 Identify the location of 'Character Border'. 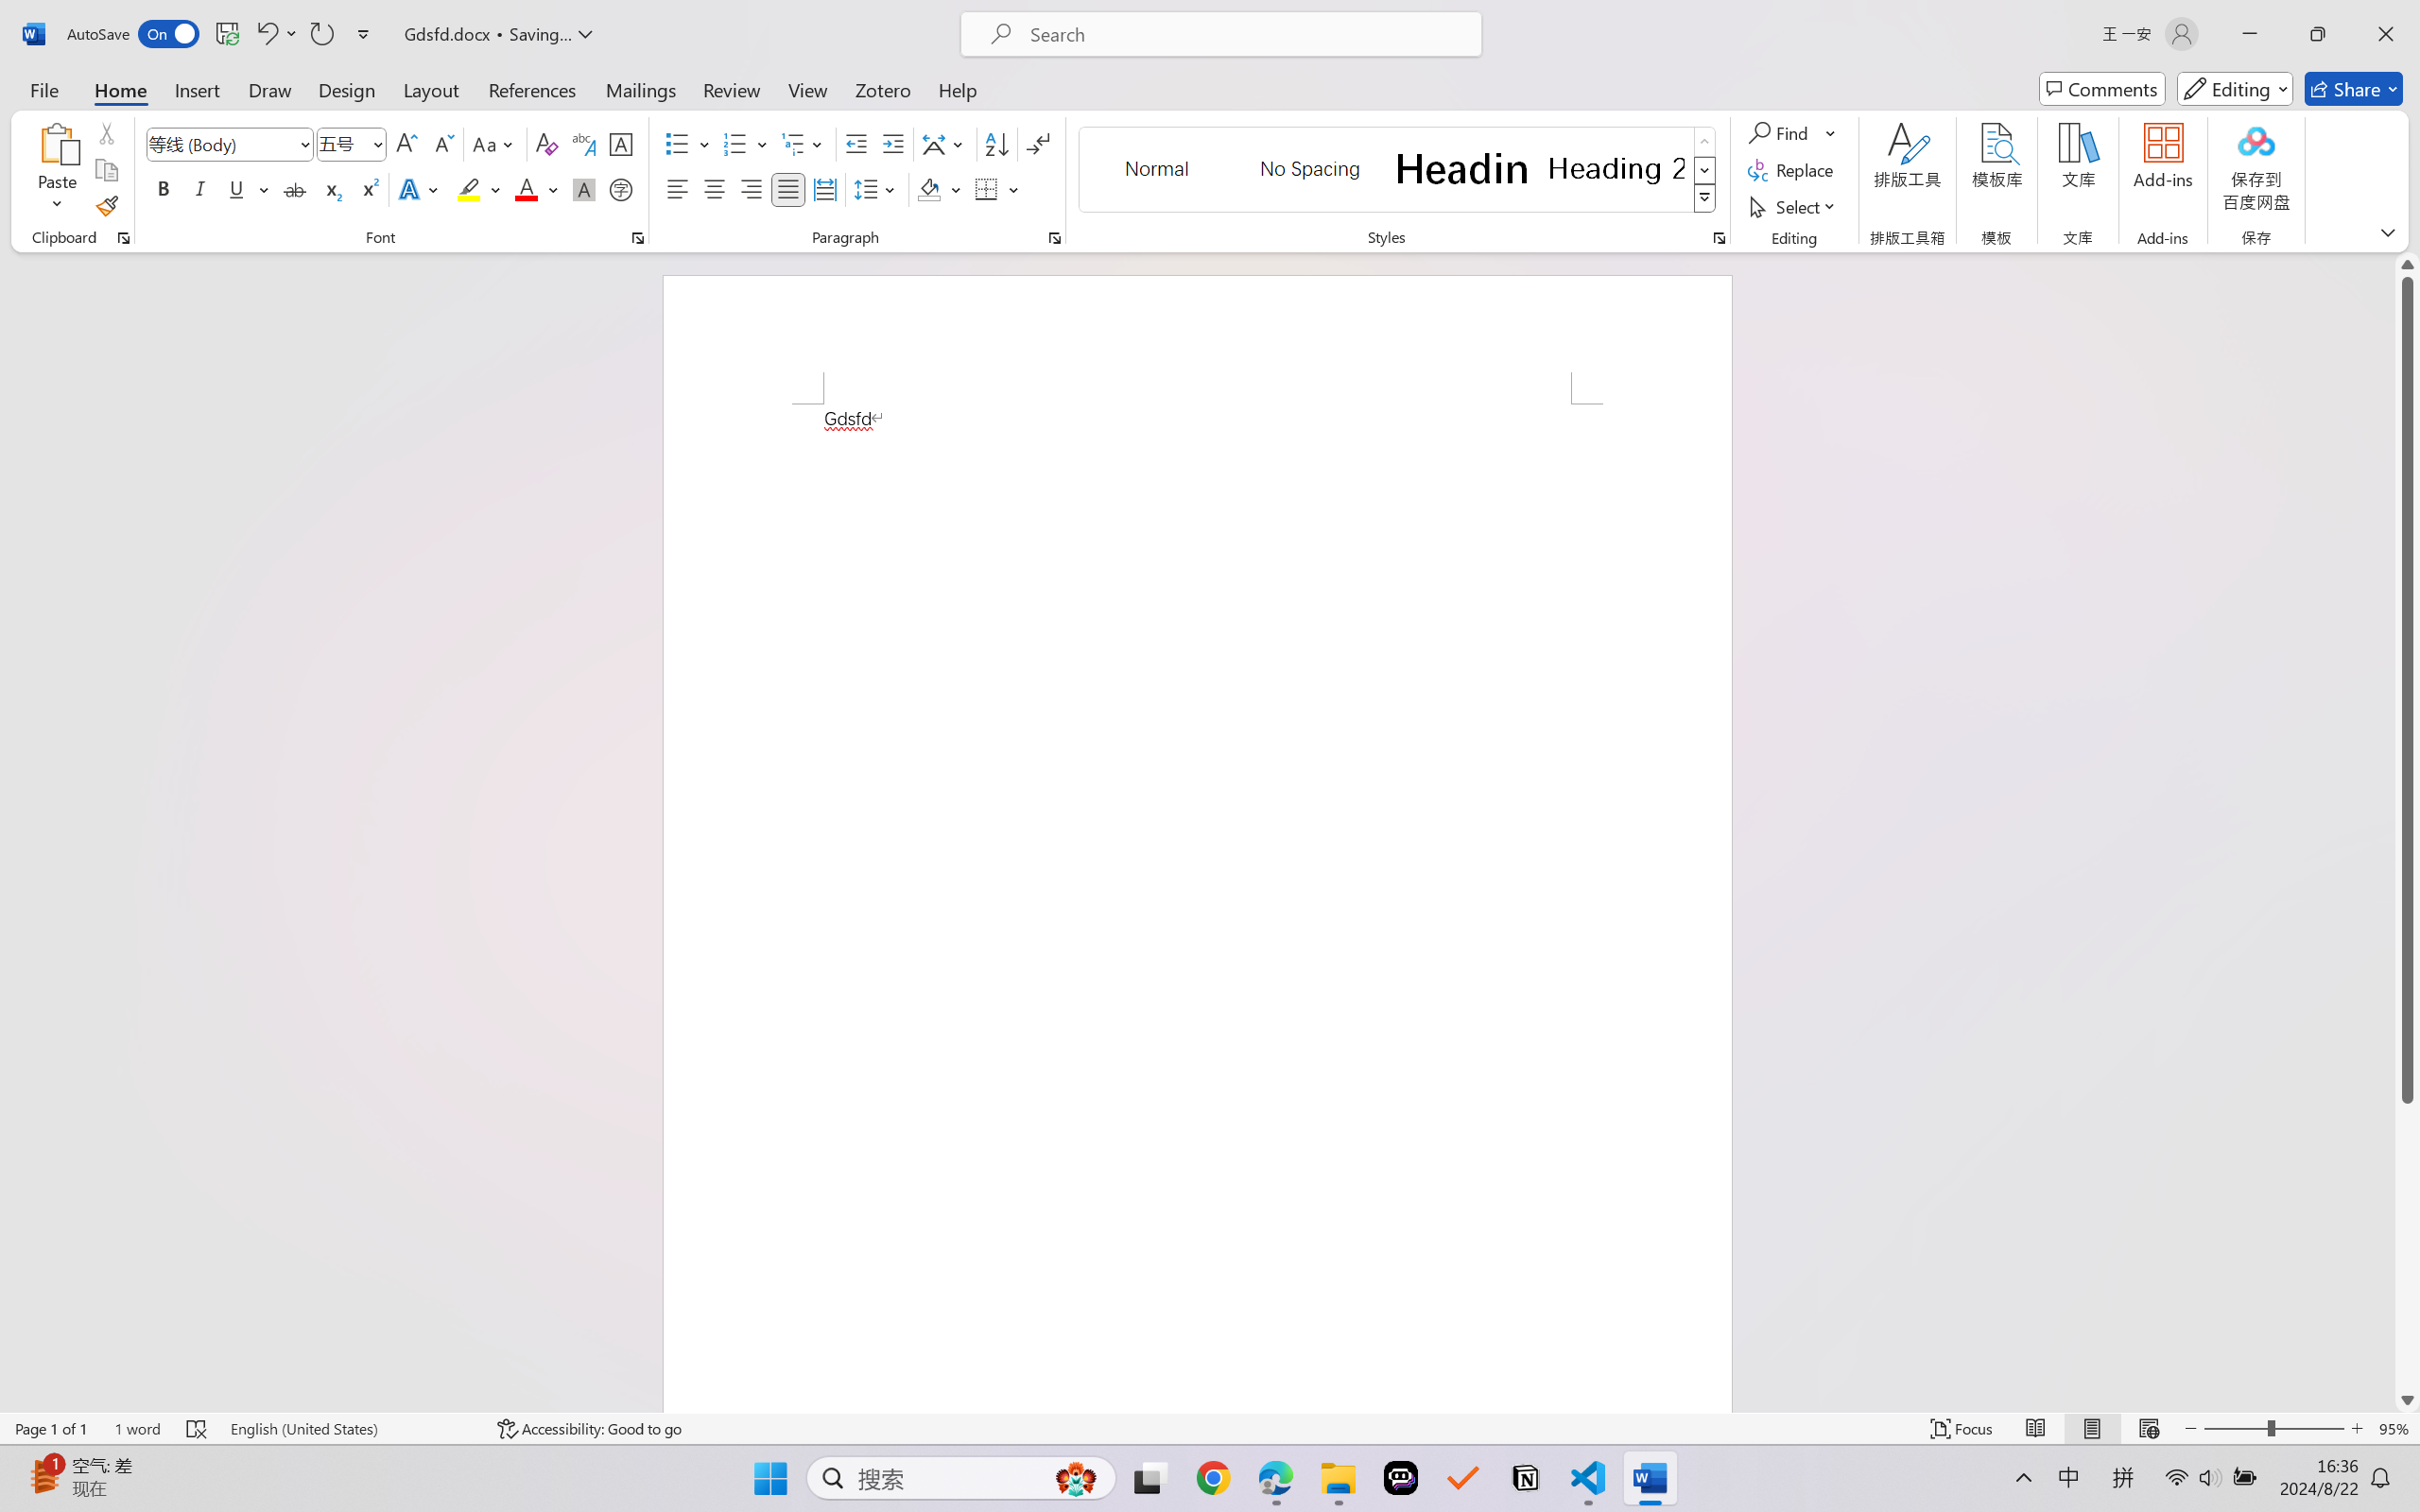
(621, 144).